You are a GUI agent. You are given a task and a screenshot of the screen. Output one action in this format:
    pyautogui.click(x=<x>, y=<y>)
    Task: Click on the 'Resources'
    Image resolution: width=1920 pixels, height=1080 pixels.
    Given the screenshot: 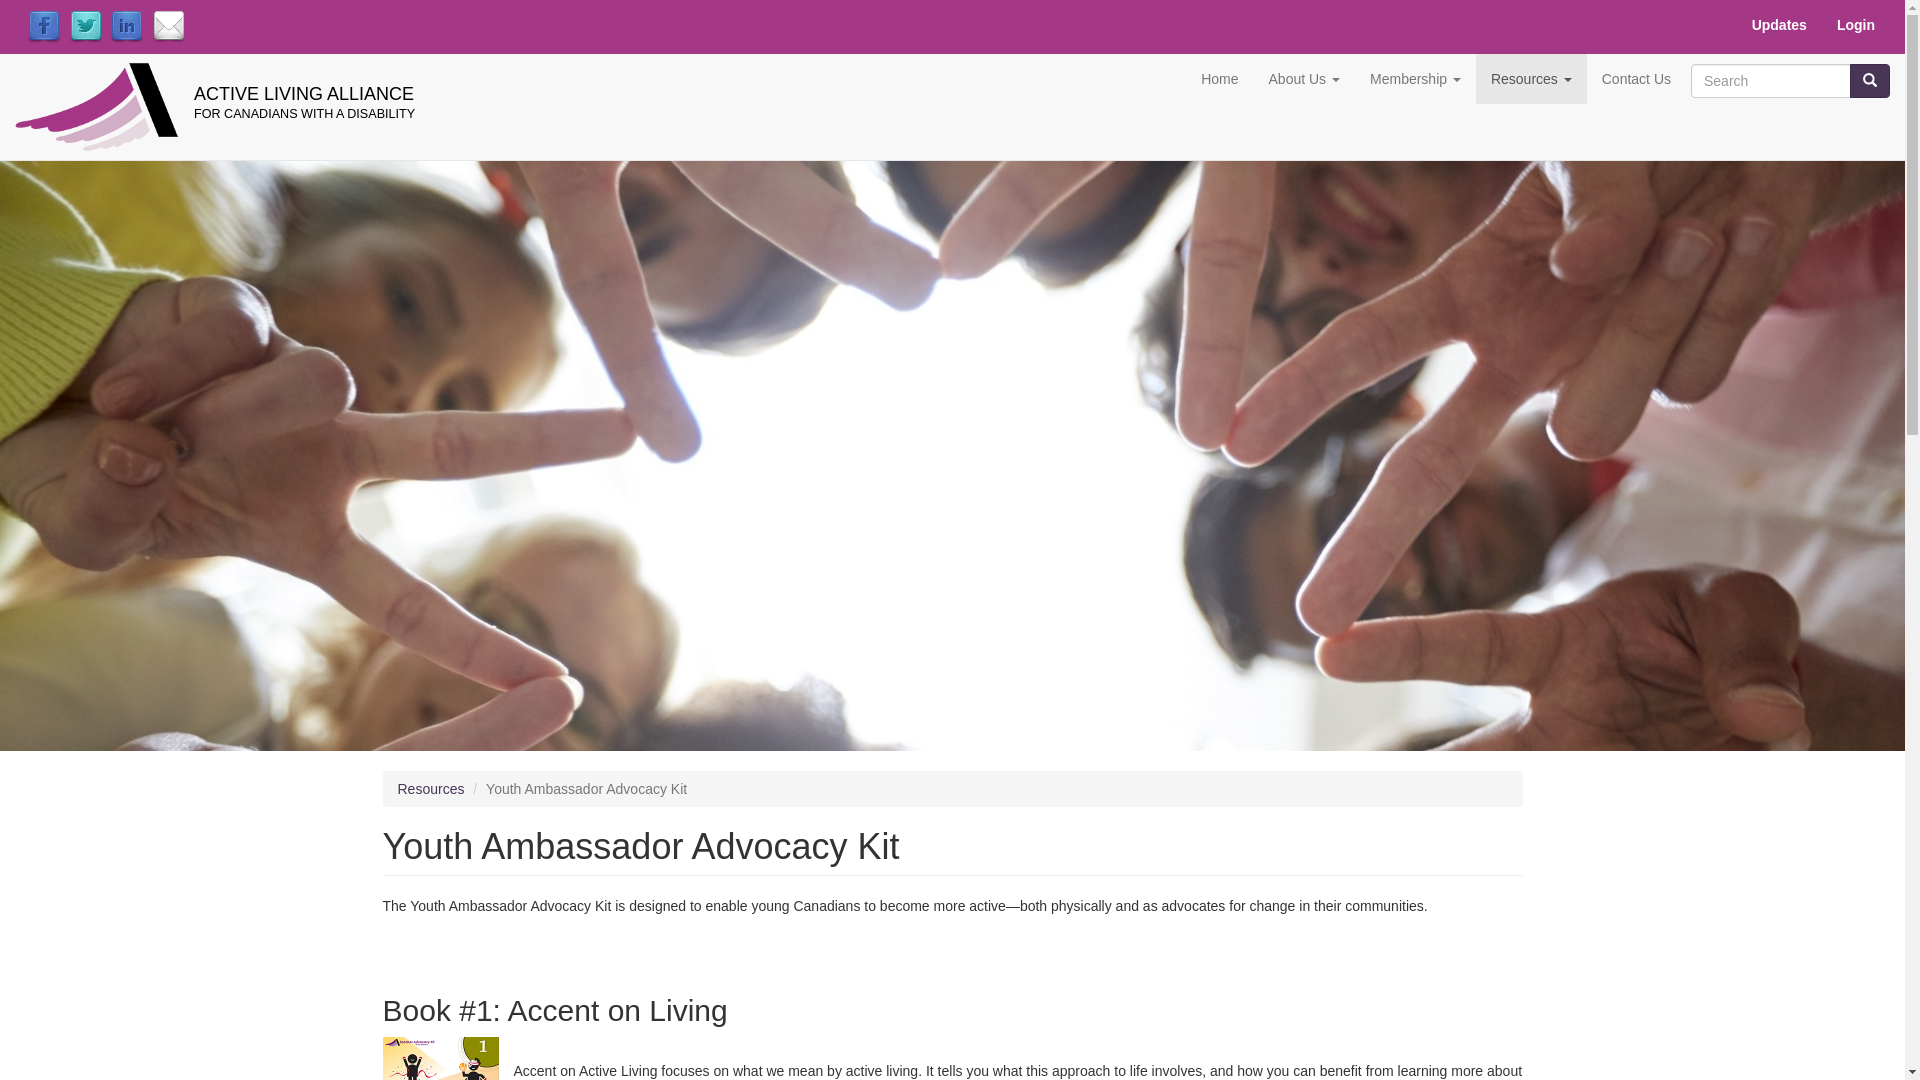 What is the action you would take?
    pyautogui.click(x=398, y=788)
    